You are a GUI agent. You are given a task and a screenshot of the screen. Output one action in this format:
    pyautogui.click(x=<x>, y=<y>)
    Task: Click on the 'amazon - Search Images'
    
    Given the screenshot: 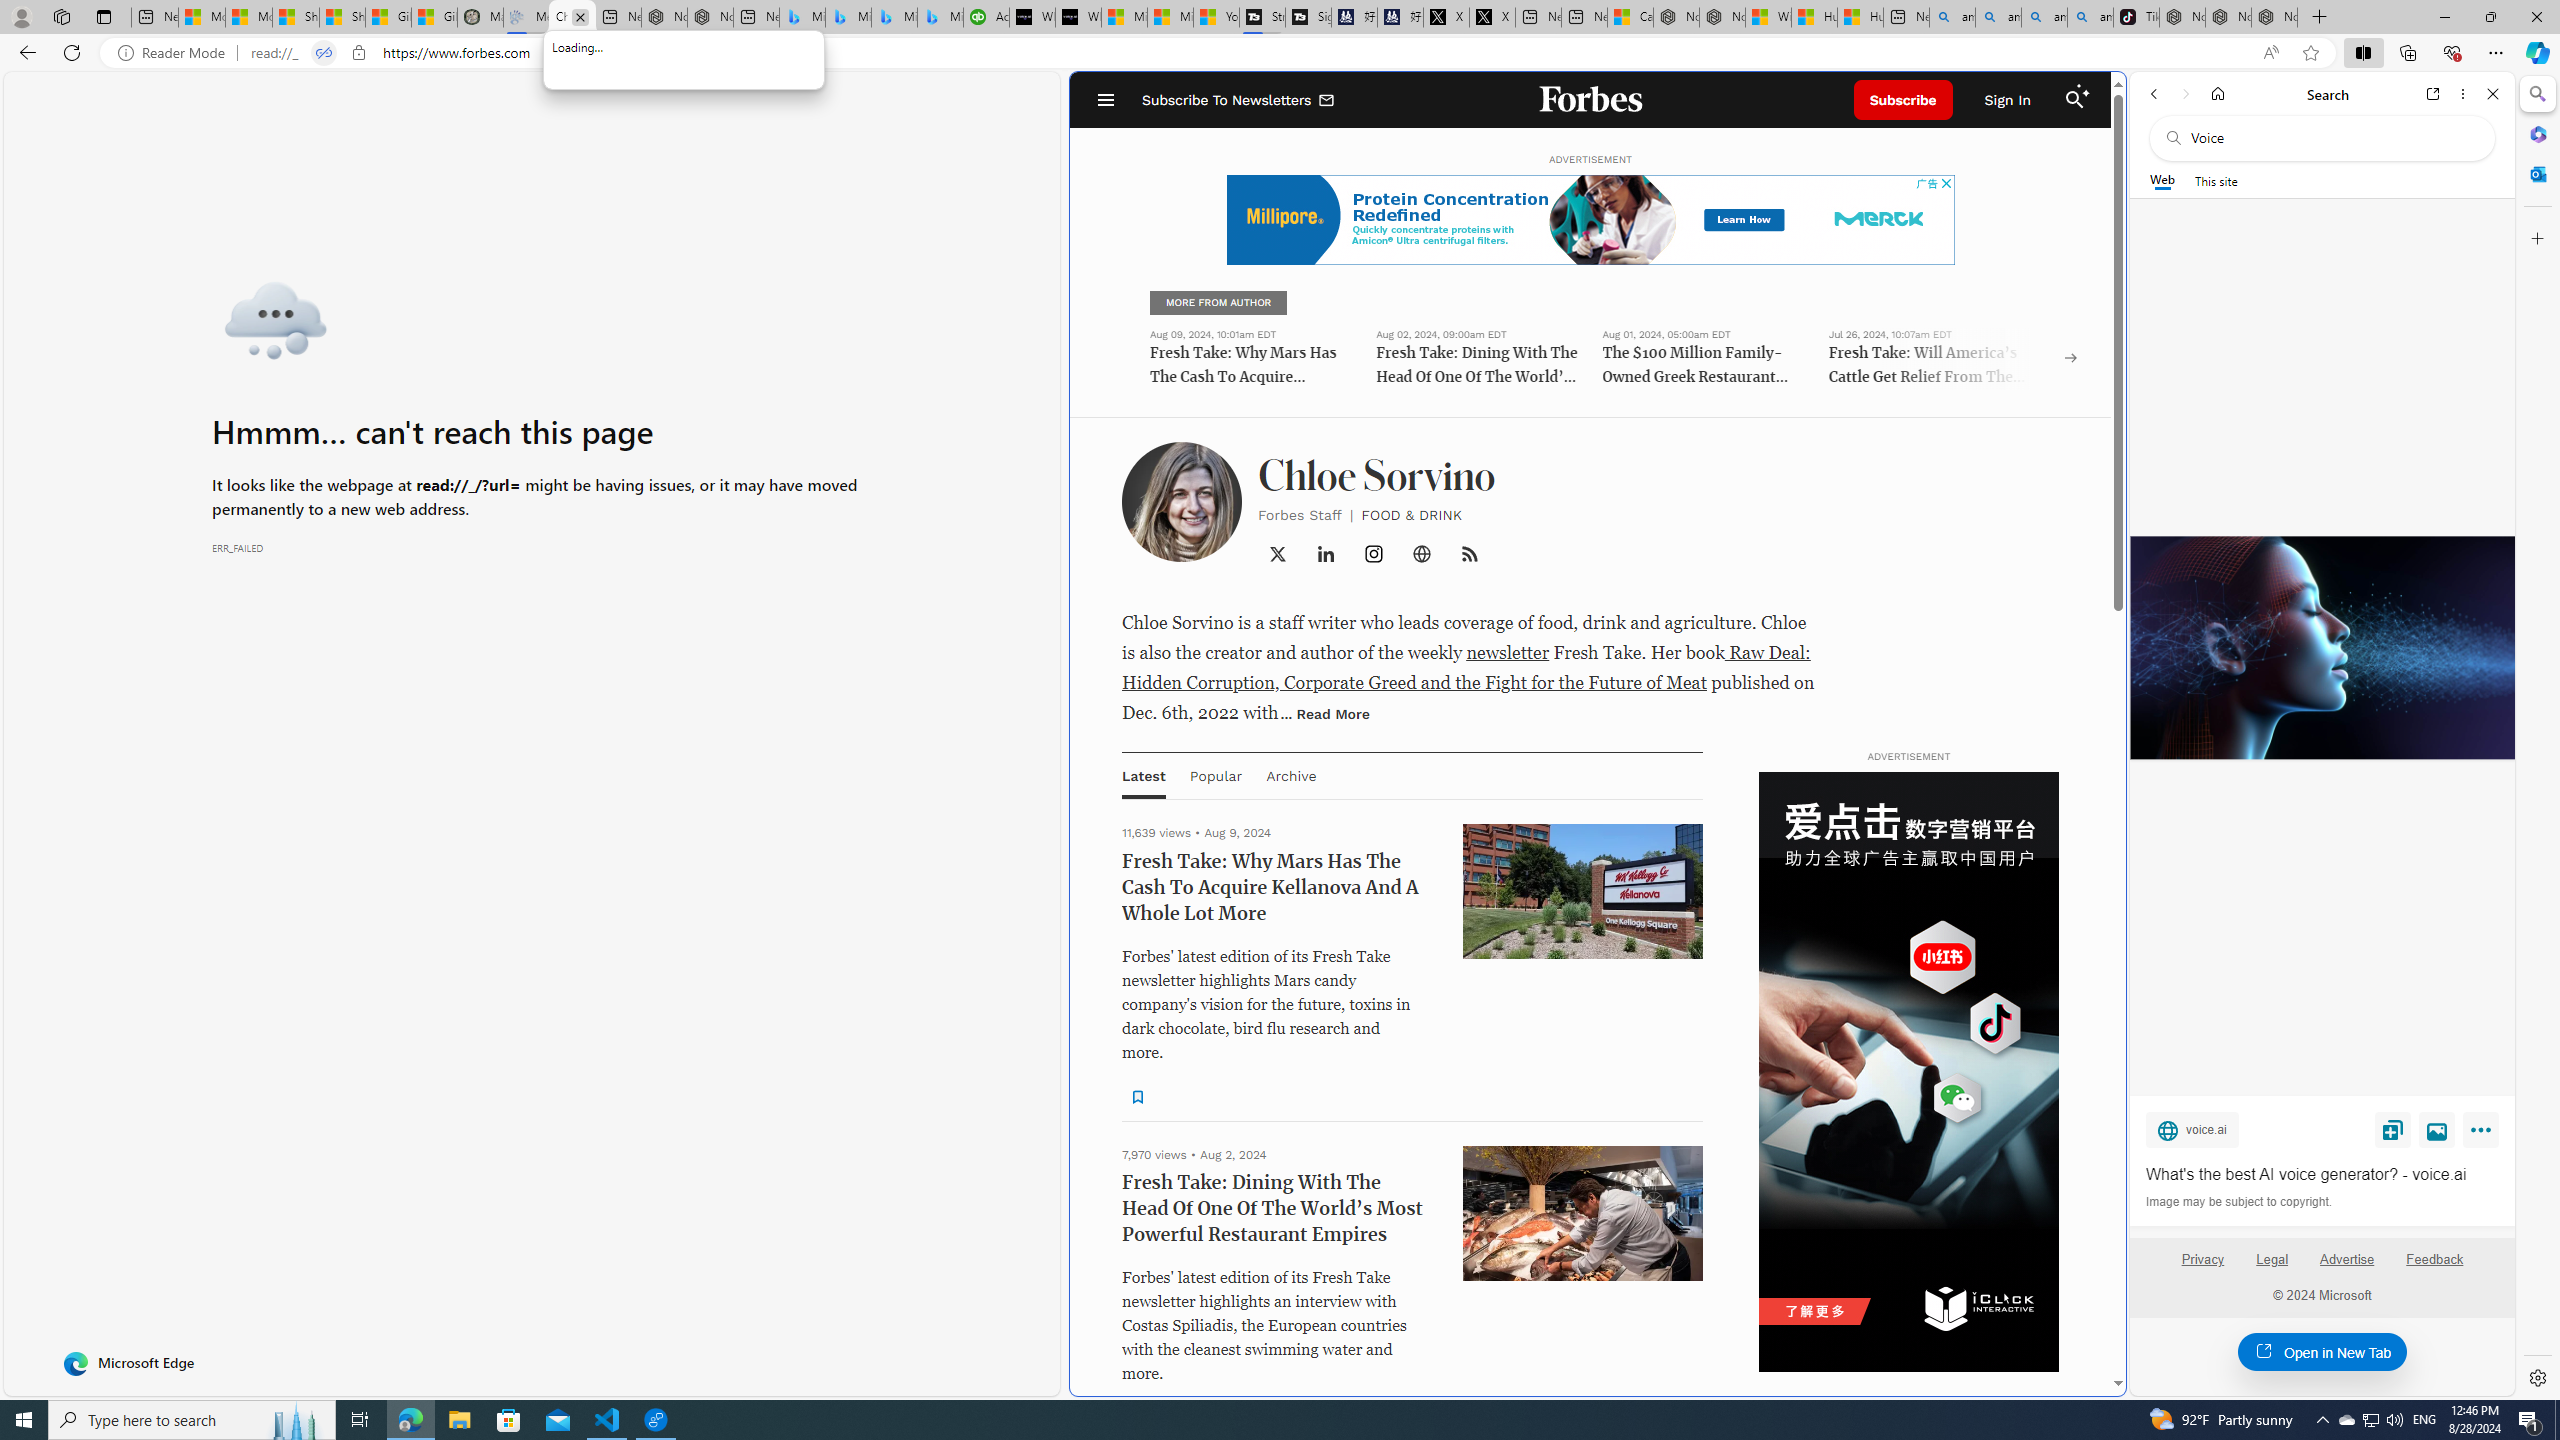 What is the action you would take?
    pyautogui.click(x=2090, y=16)
    